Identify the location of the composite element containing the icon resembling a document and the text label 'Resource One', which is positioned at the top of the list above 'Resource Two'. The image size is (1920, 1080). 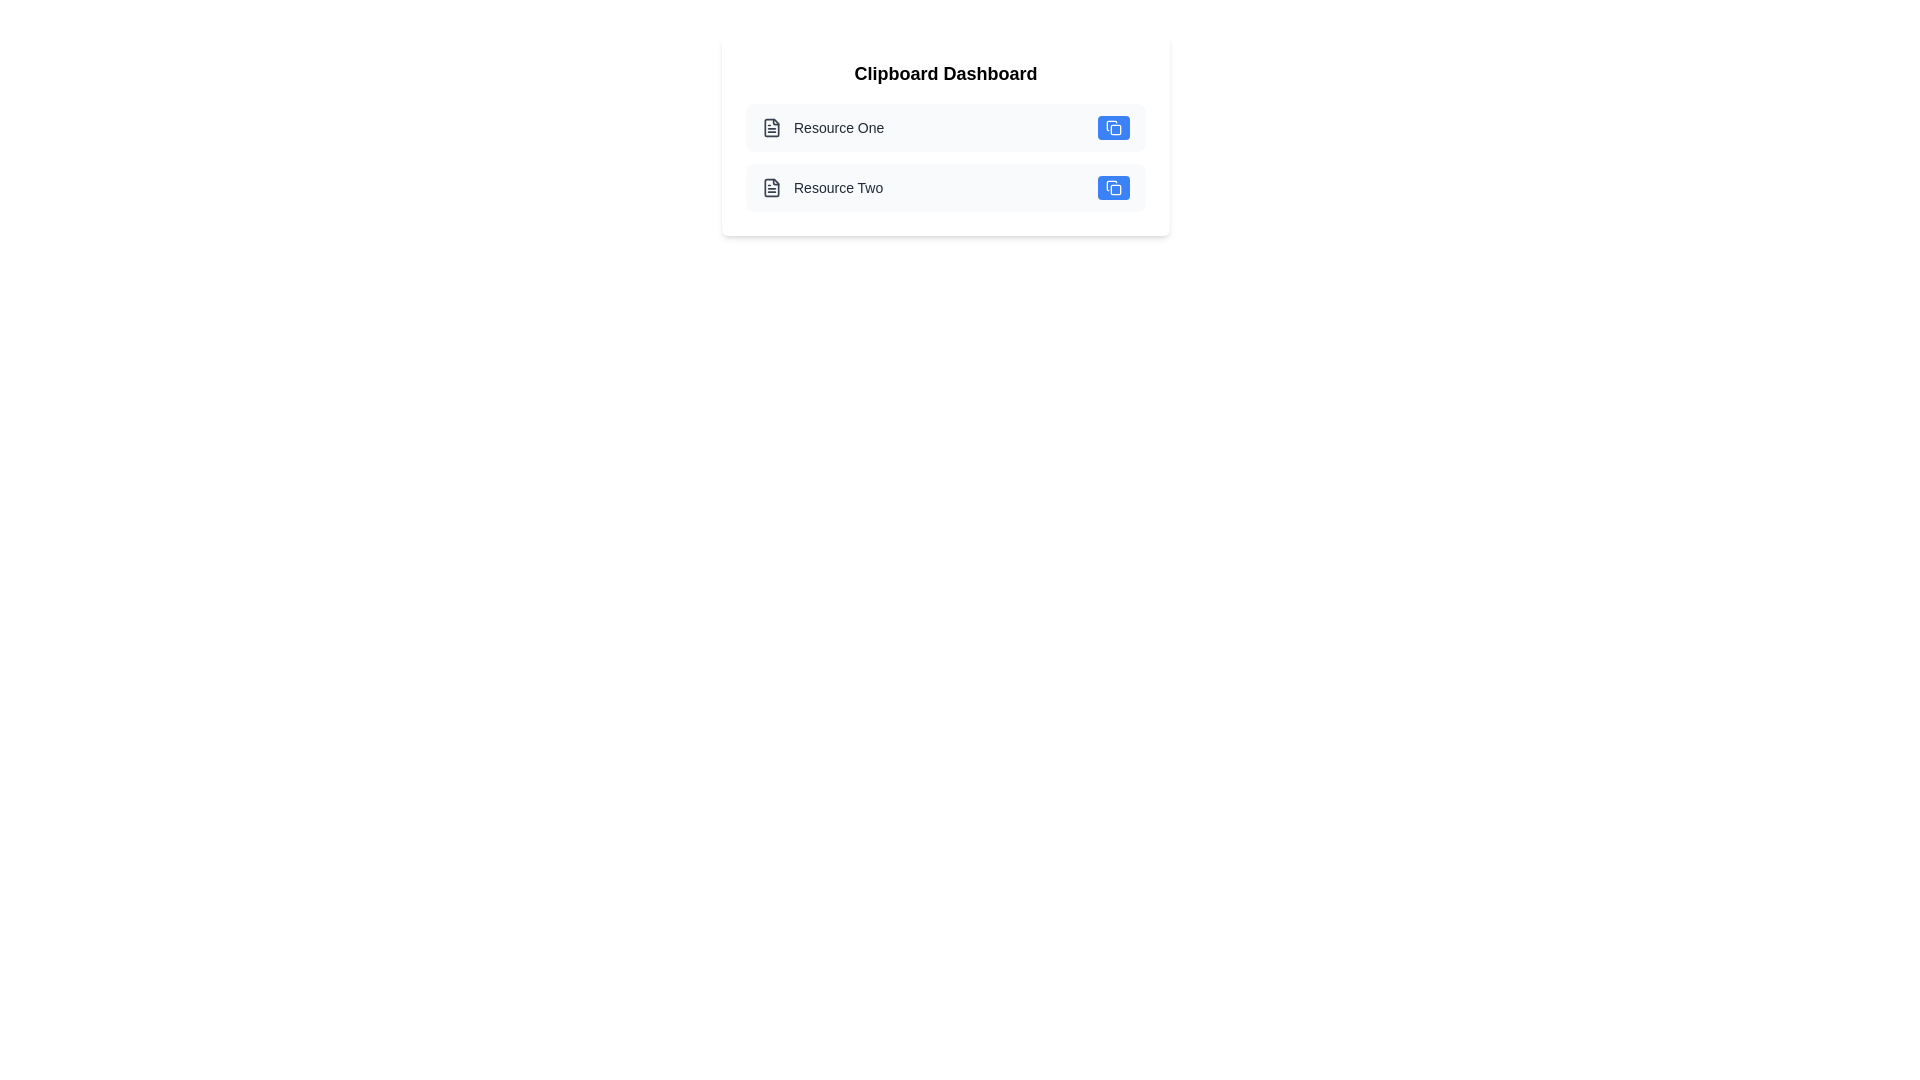
(823, 127).